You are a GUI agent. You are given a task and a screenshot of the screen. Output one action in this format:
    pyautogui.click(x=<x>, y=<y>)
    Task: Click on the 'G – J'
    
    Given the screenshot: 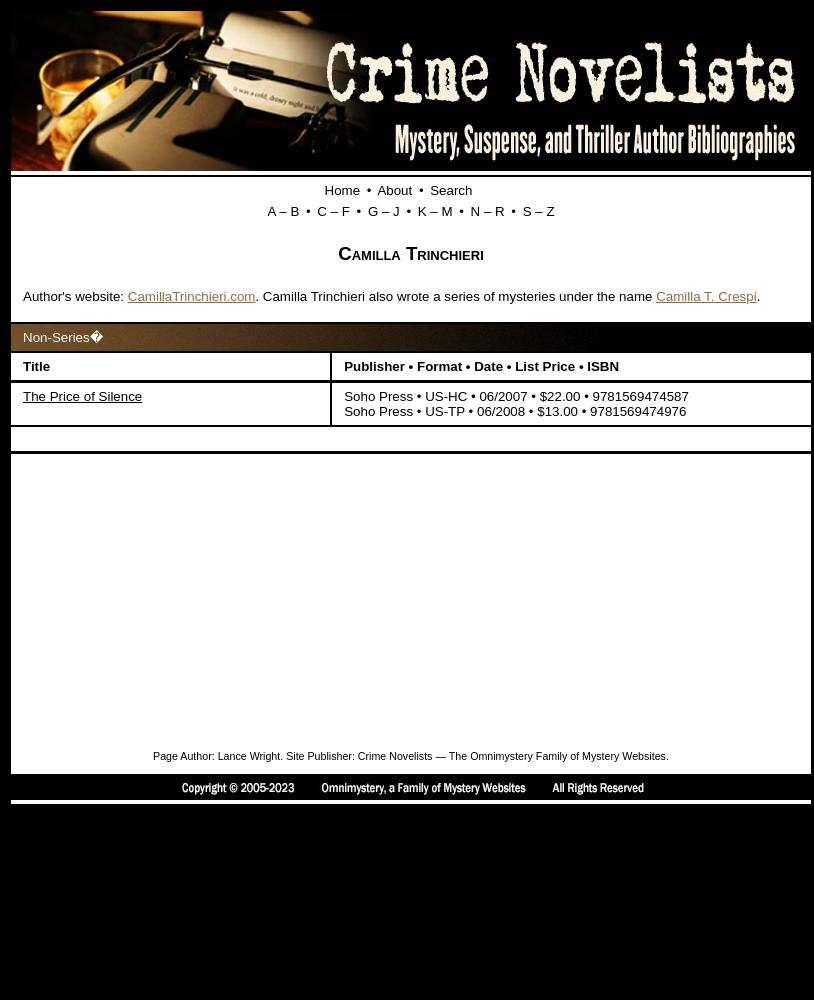 What is the action you would take?
    pyautogui.click(x=382, y=210)
    